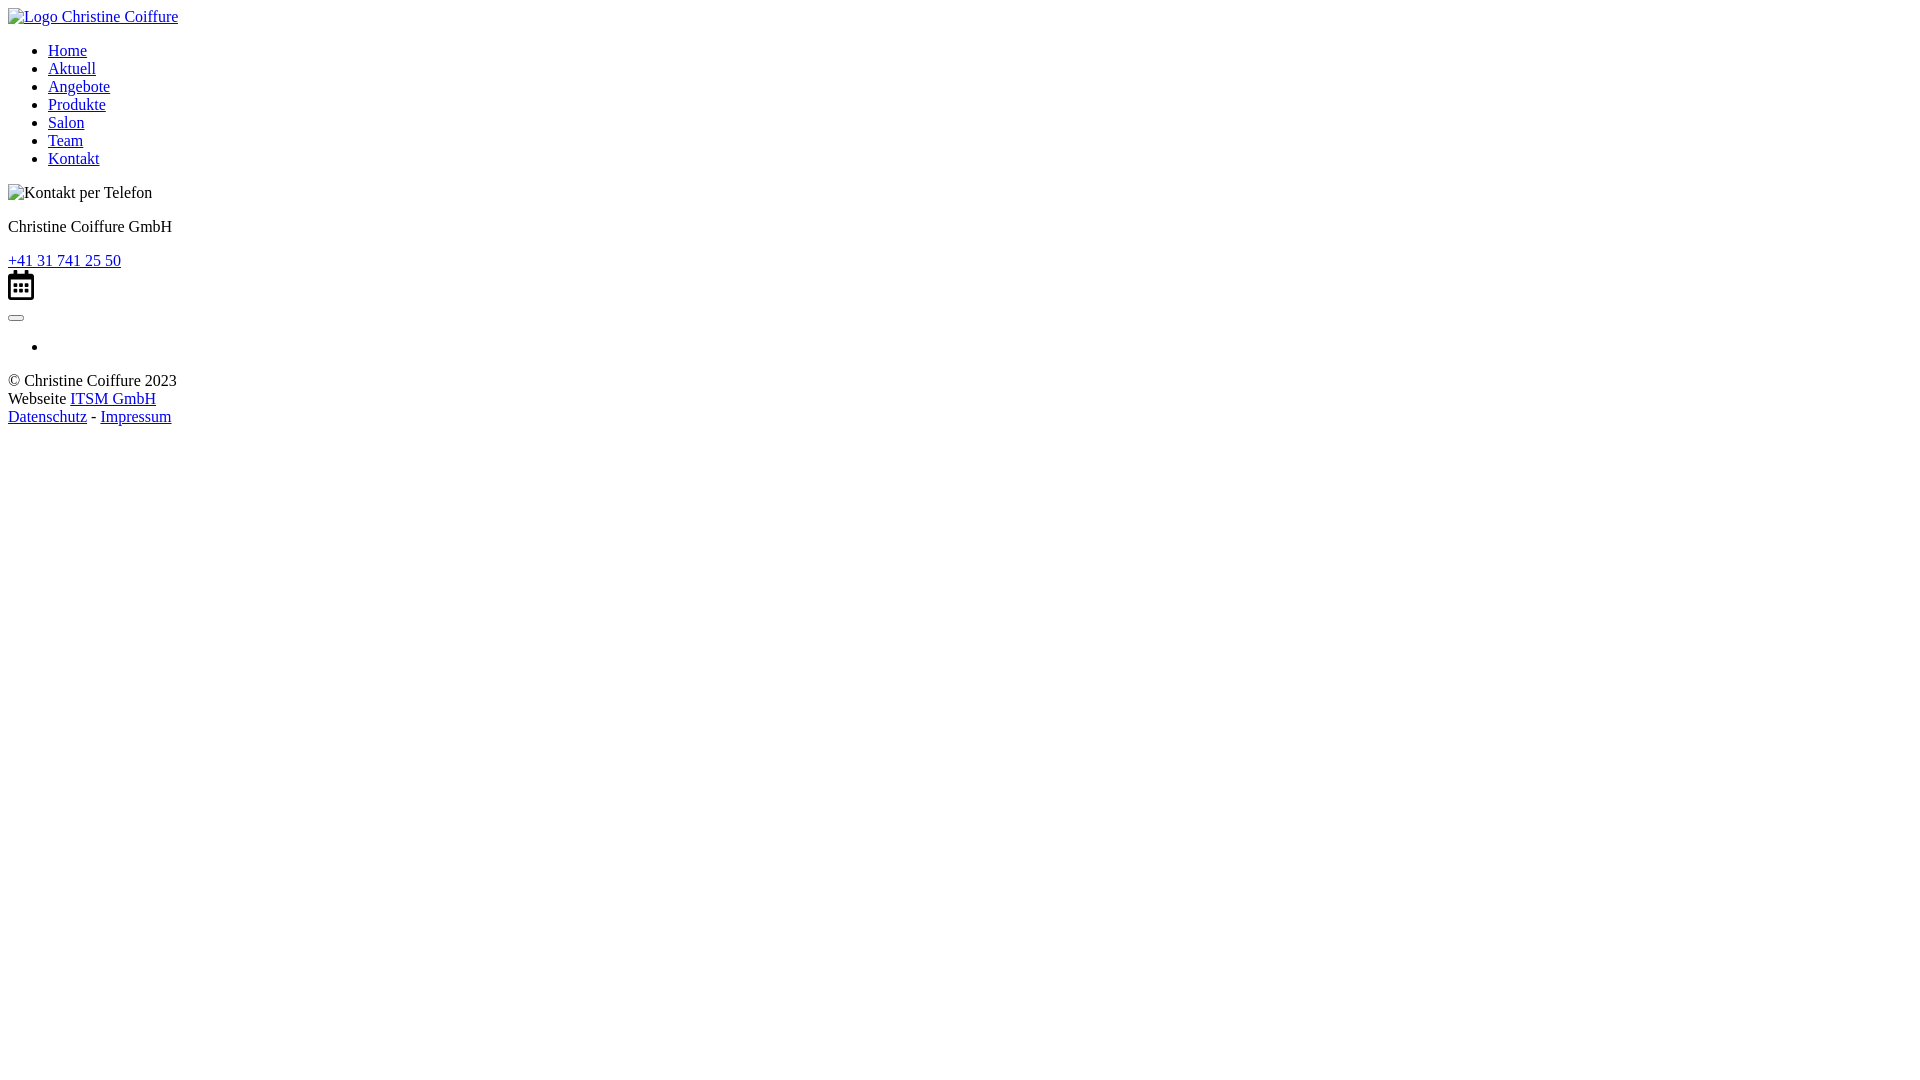  I want to click on 'Christine Coiffure', so click(8, 16).